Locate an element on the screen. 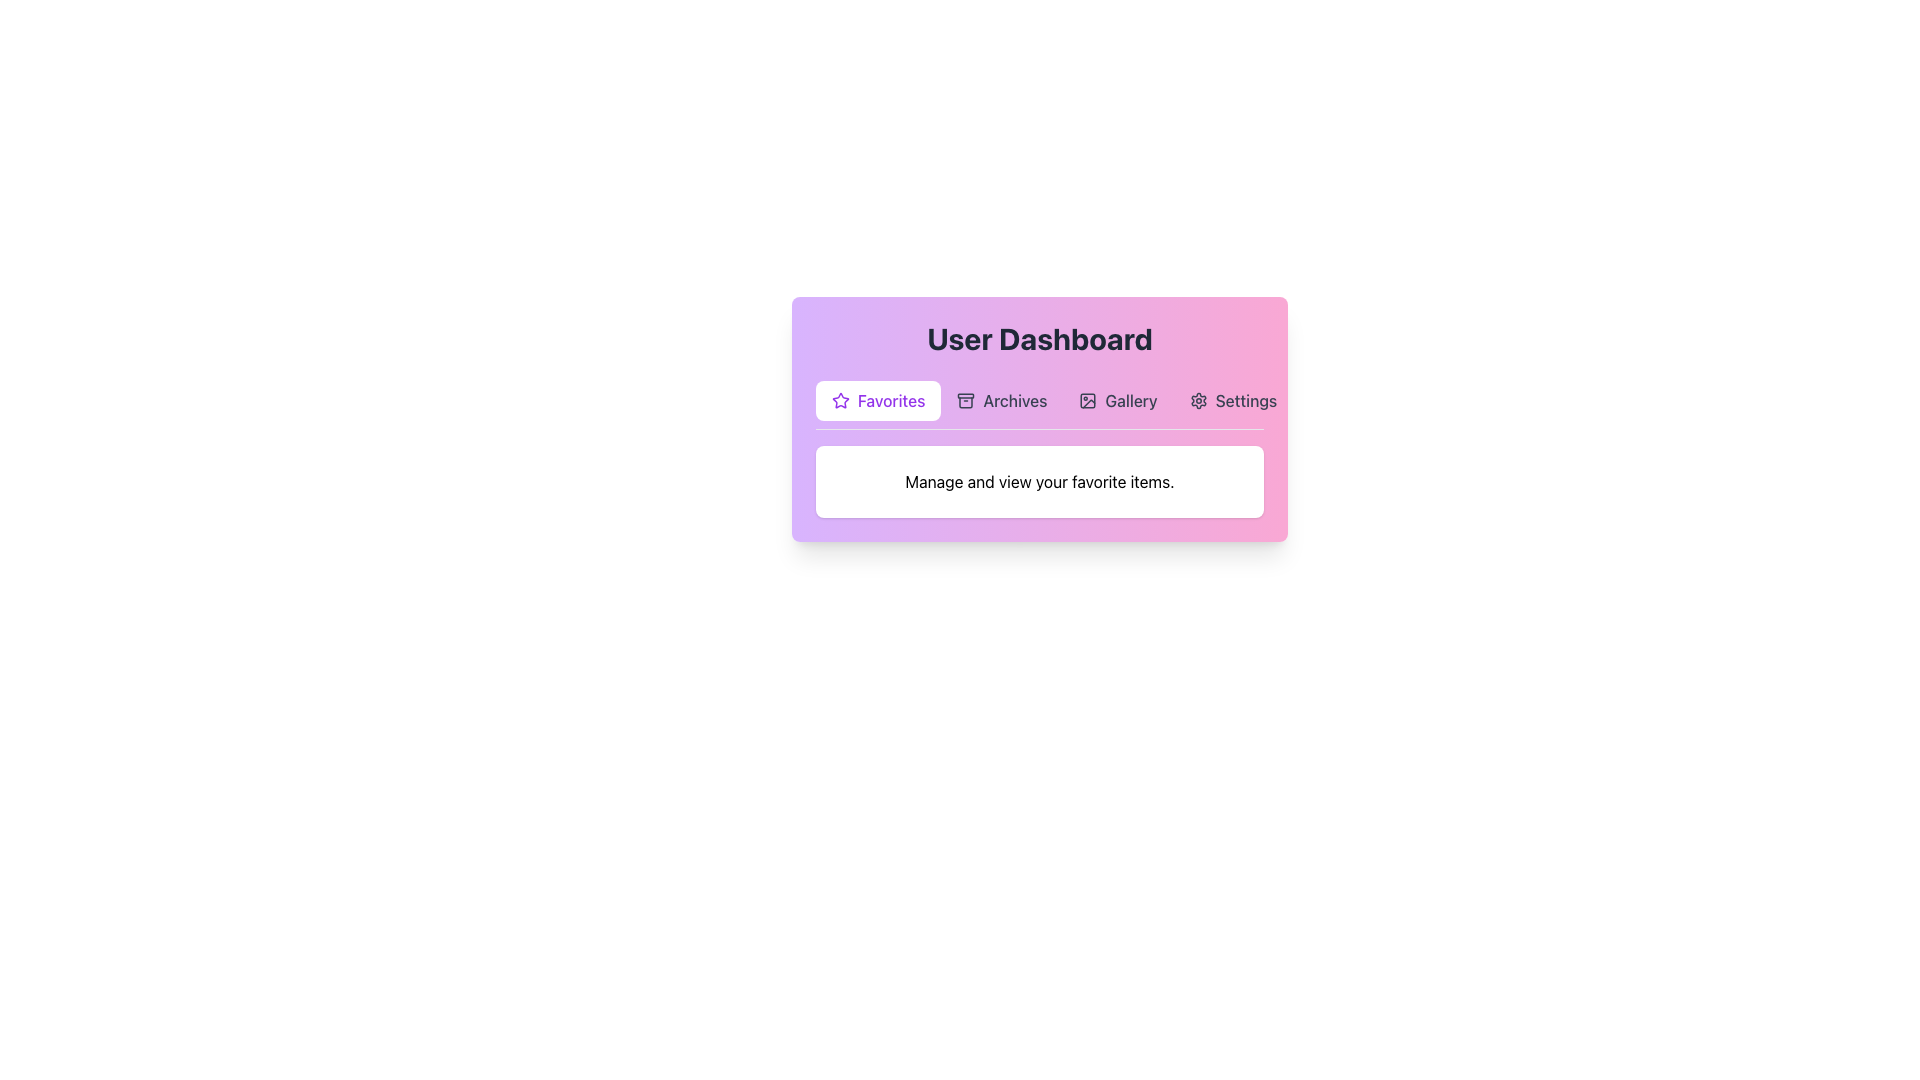 The width and height of the screenshot is (1920, 1080). the 'Archives' button in the User Dashboard navigation bar is located at coordinates (1002, 401).